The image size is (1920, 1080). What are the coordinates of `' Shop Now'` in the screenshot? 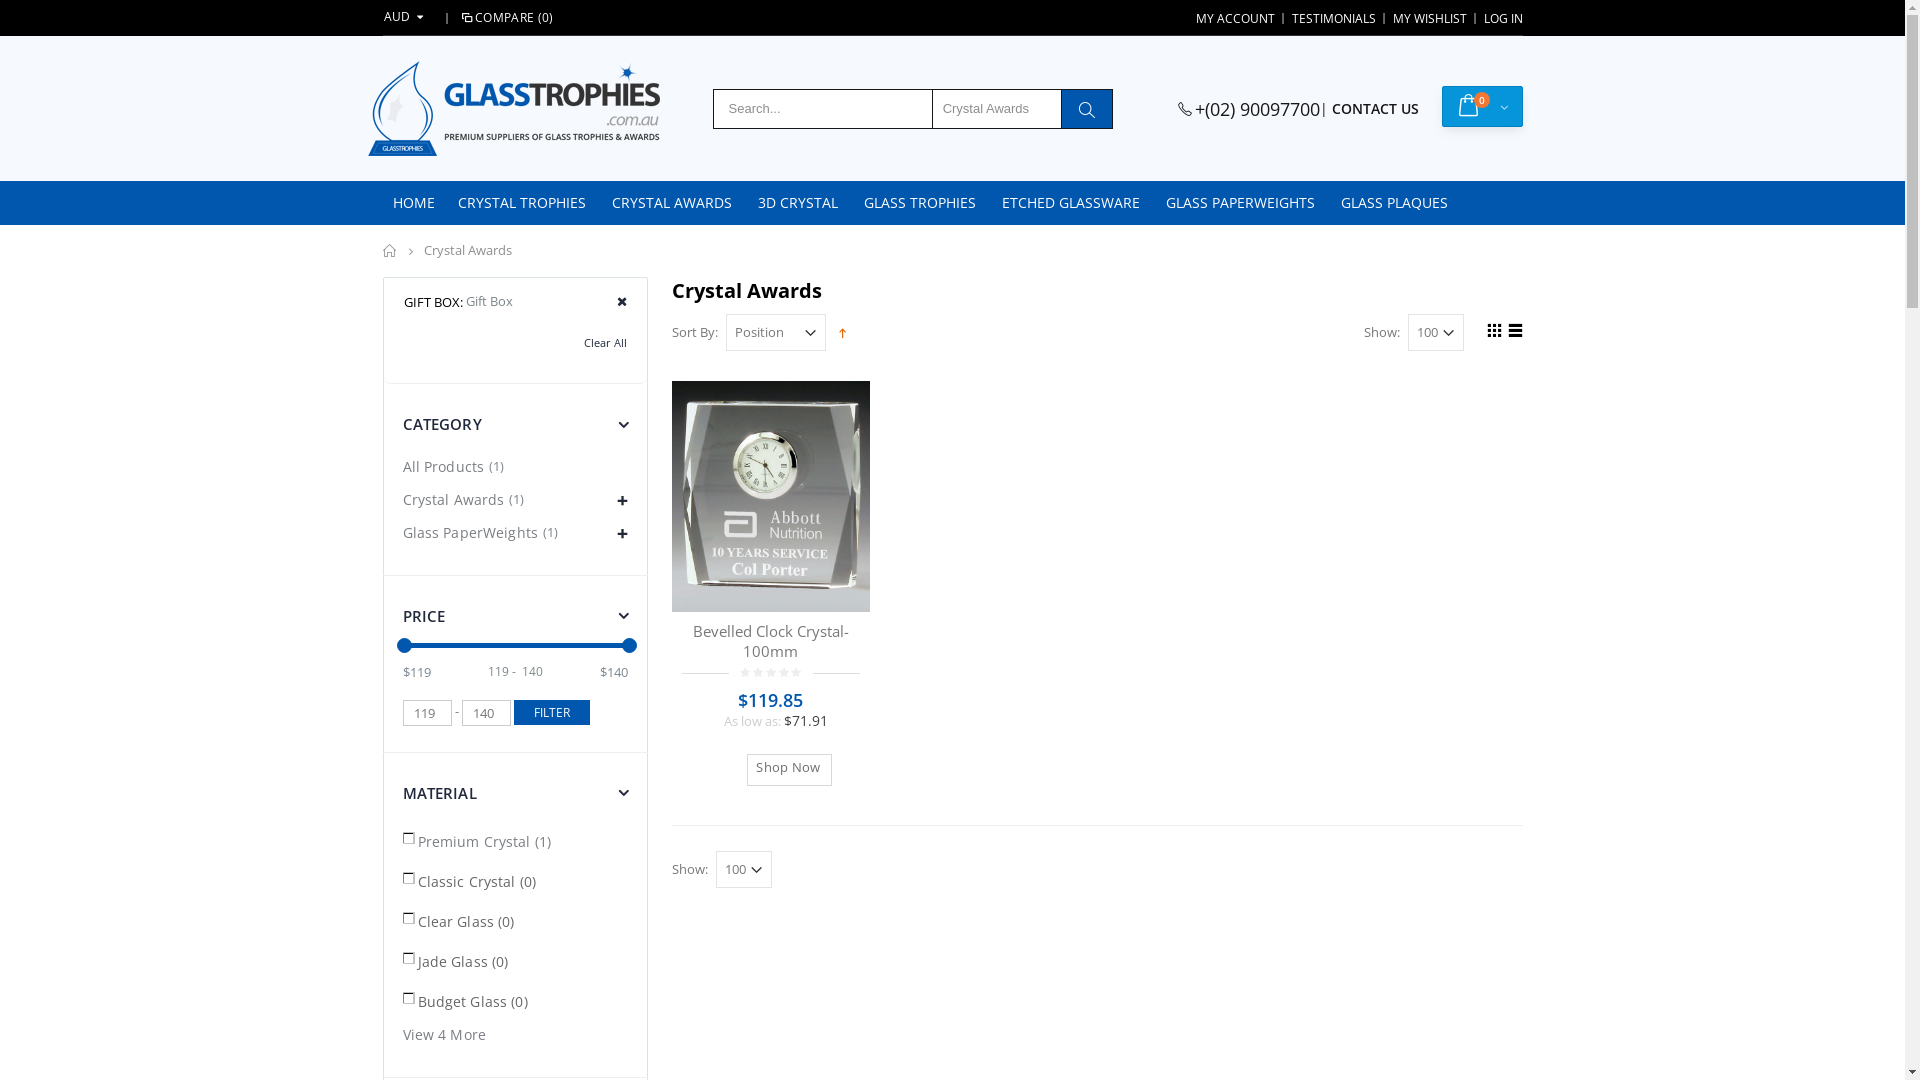 It's located at (788, 769).